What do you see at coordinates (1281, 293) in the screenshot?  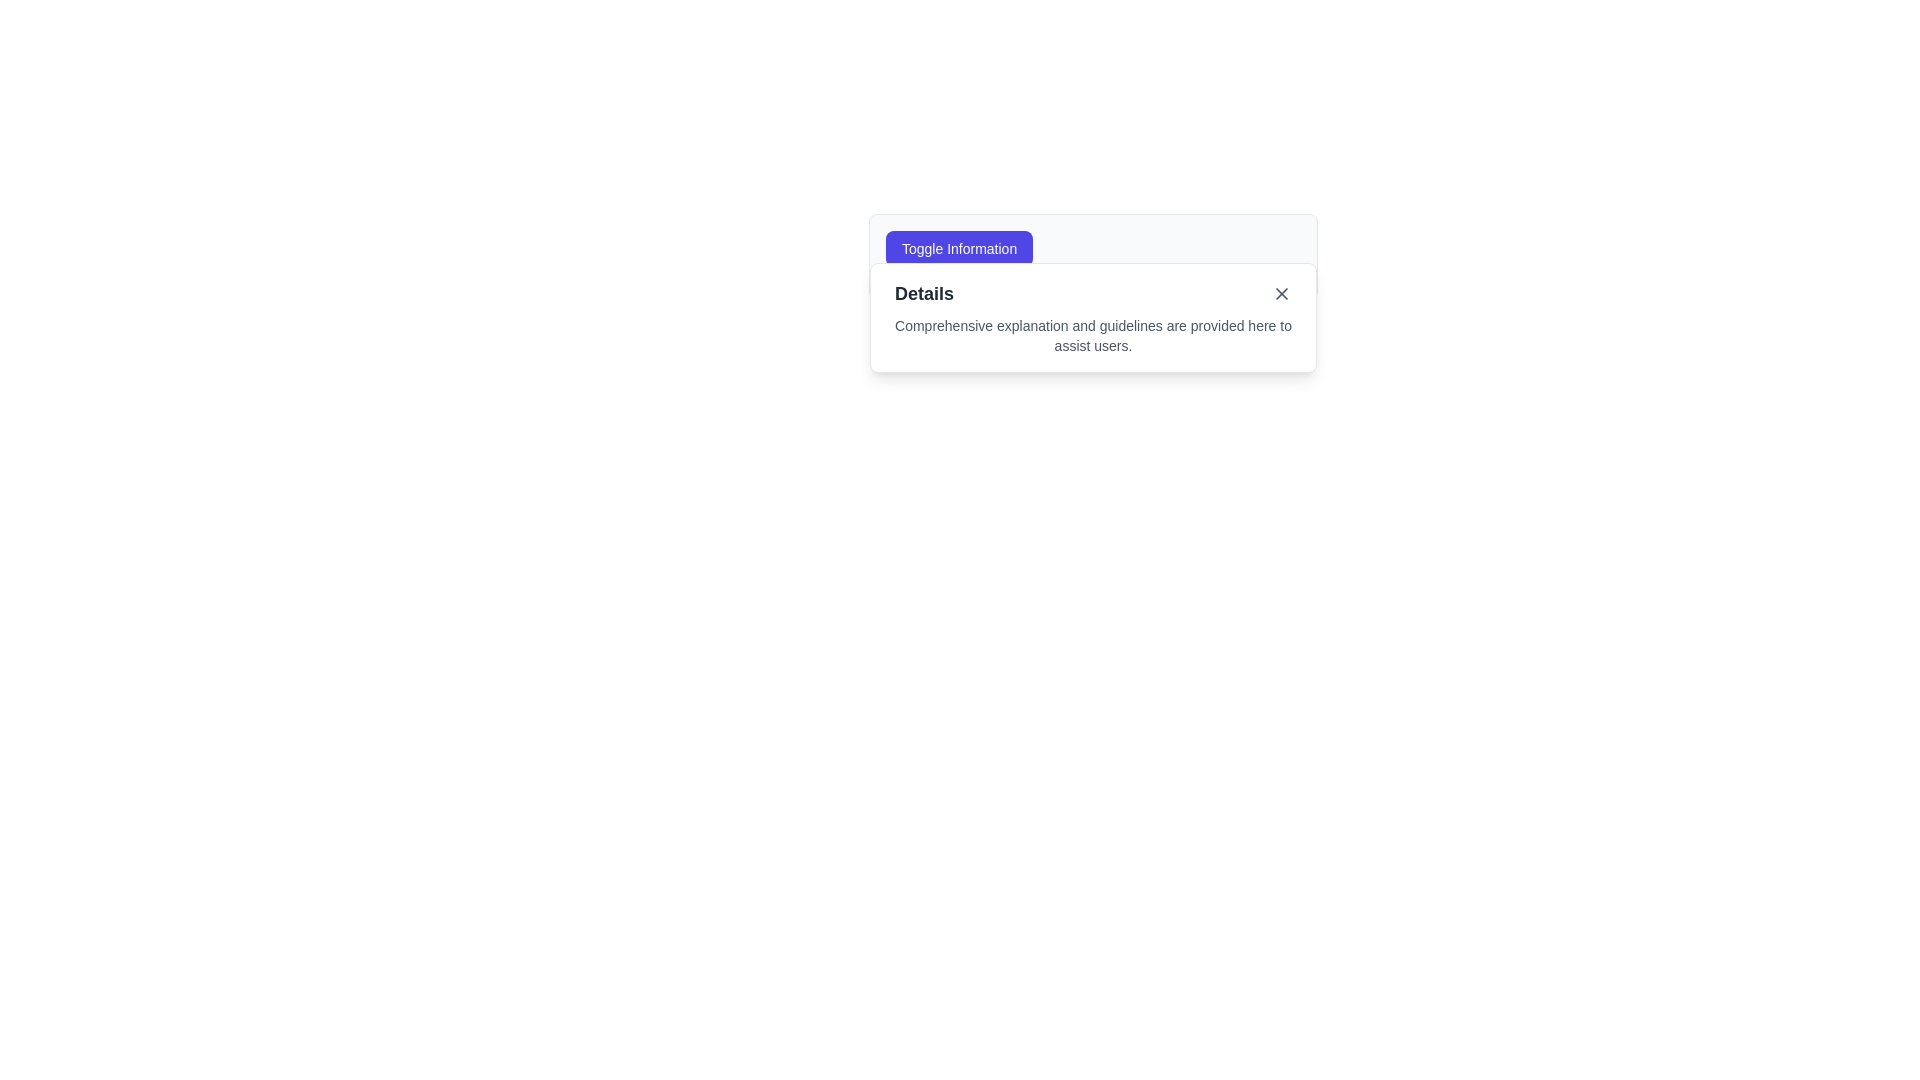 I see `the gray close icon shaped as a cross (X) located at the top-right corner of the 'Details' section` at bounding box center [1281, 293].